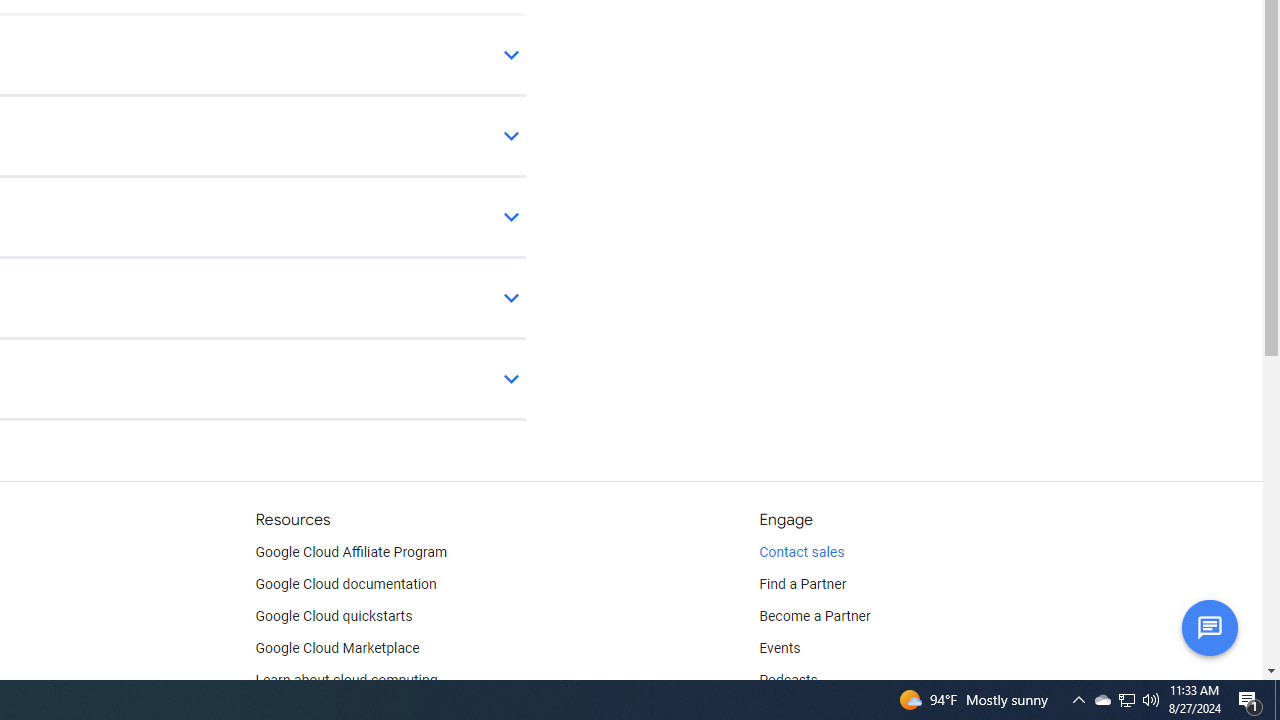 The image size is (1280, 720). Describe the element at coordinates (779, 649) in the screenshot. I see `'Events'` at that location.